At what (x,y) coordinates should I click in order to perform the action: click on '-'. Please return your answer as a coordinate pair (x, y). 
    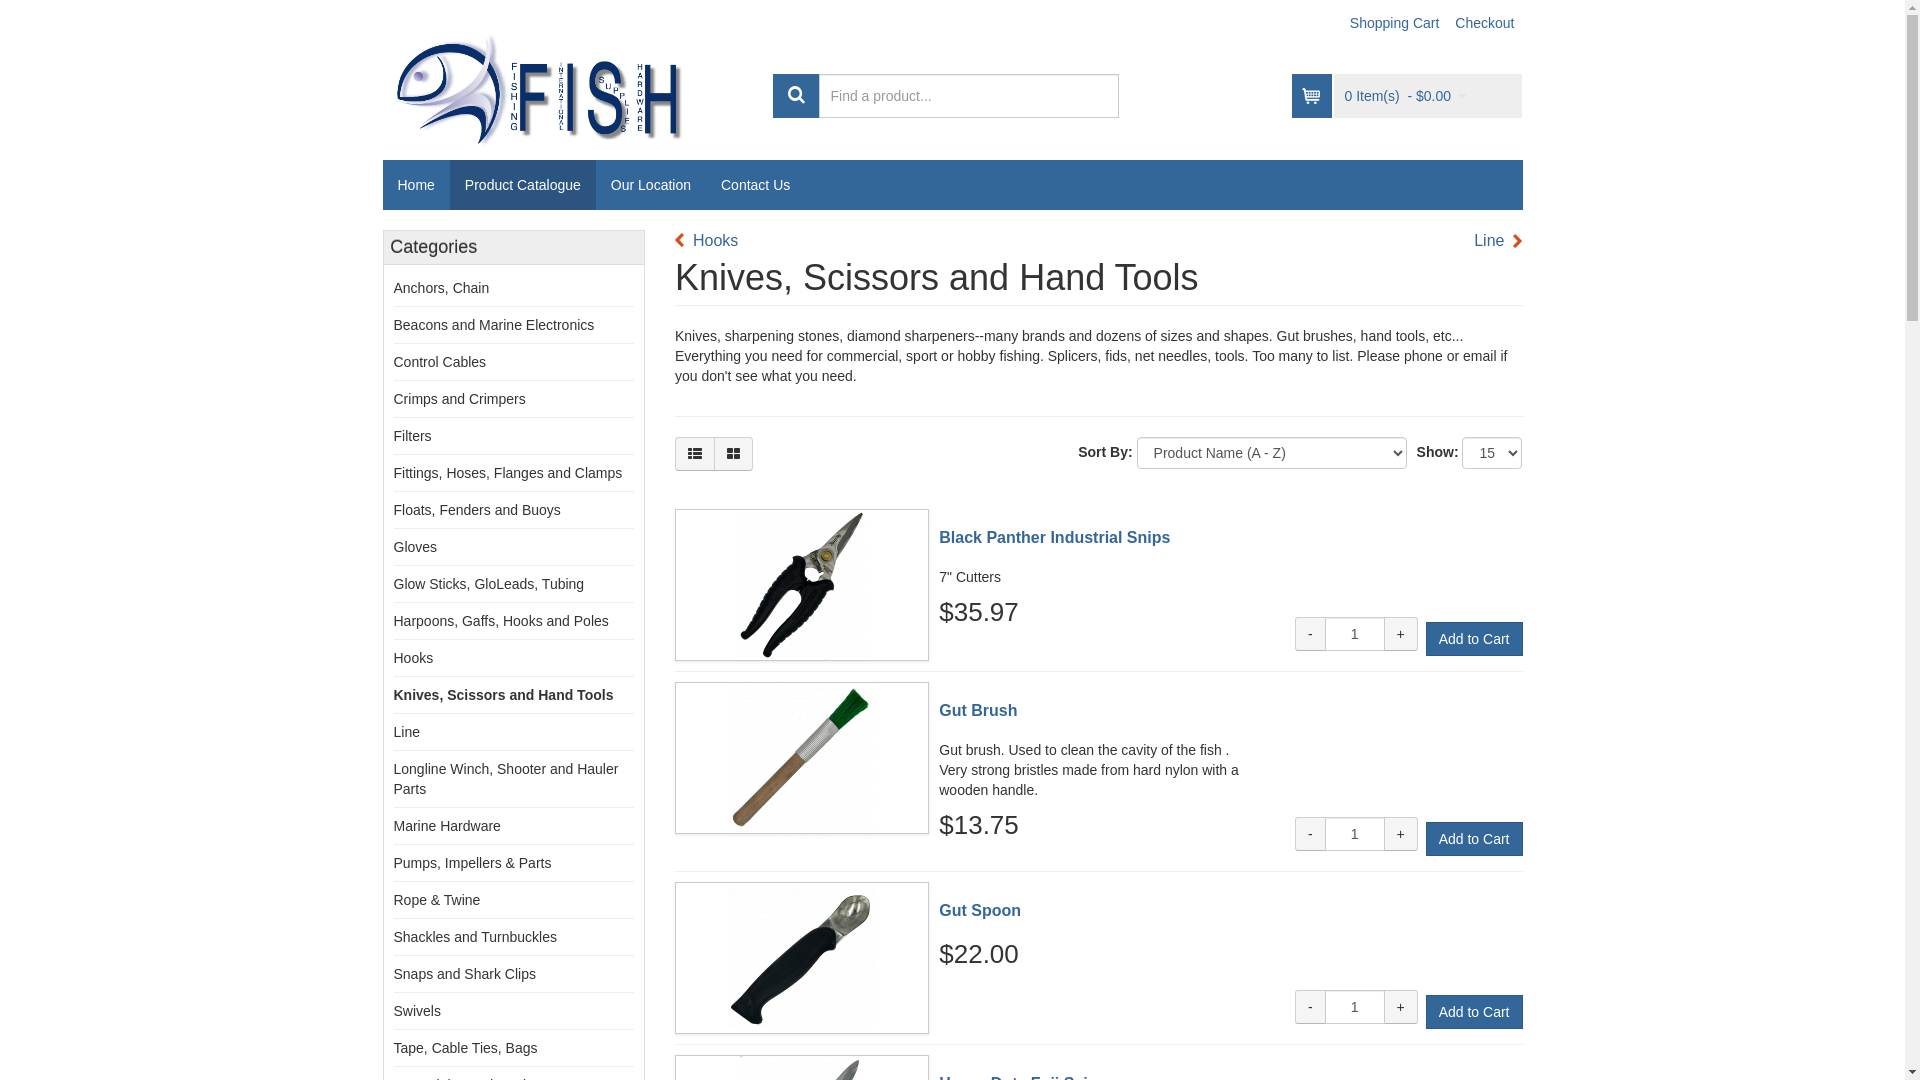
    Looking at the image, I should click on (1310, 833).